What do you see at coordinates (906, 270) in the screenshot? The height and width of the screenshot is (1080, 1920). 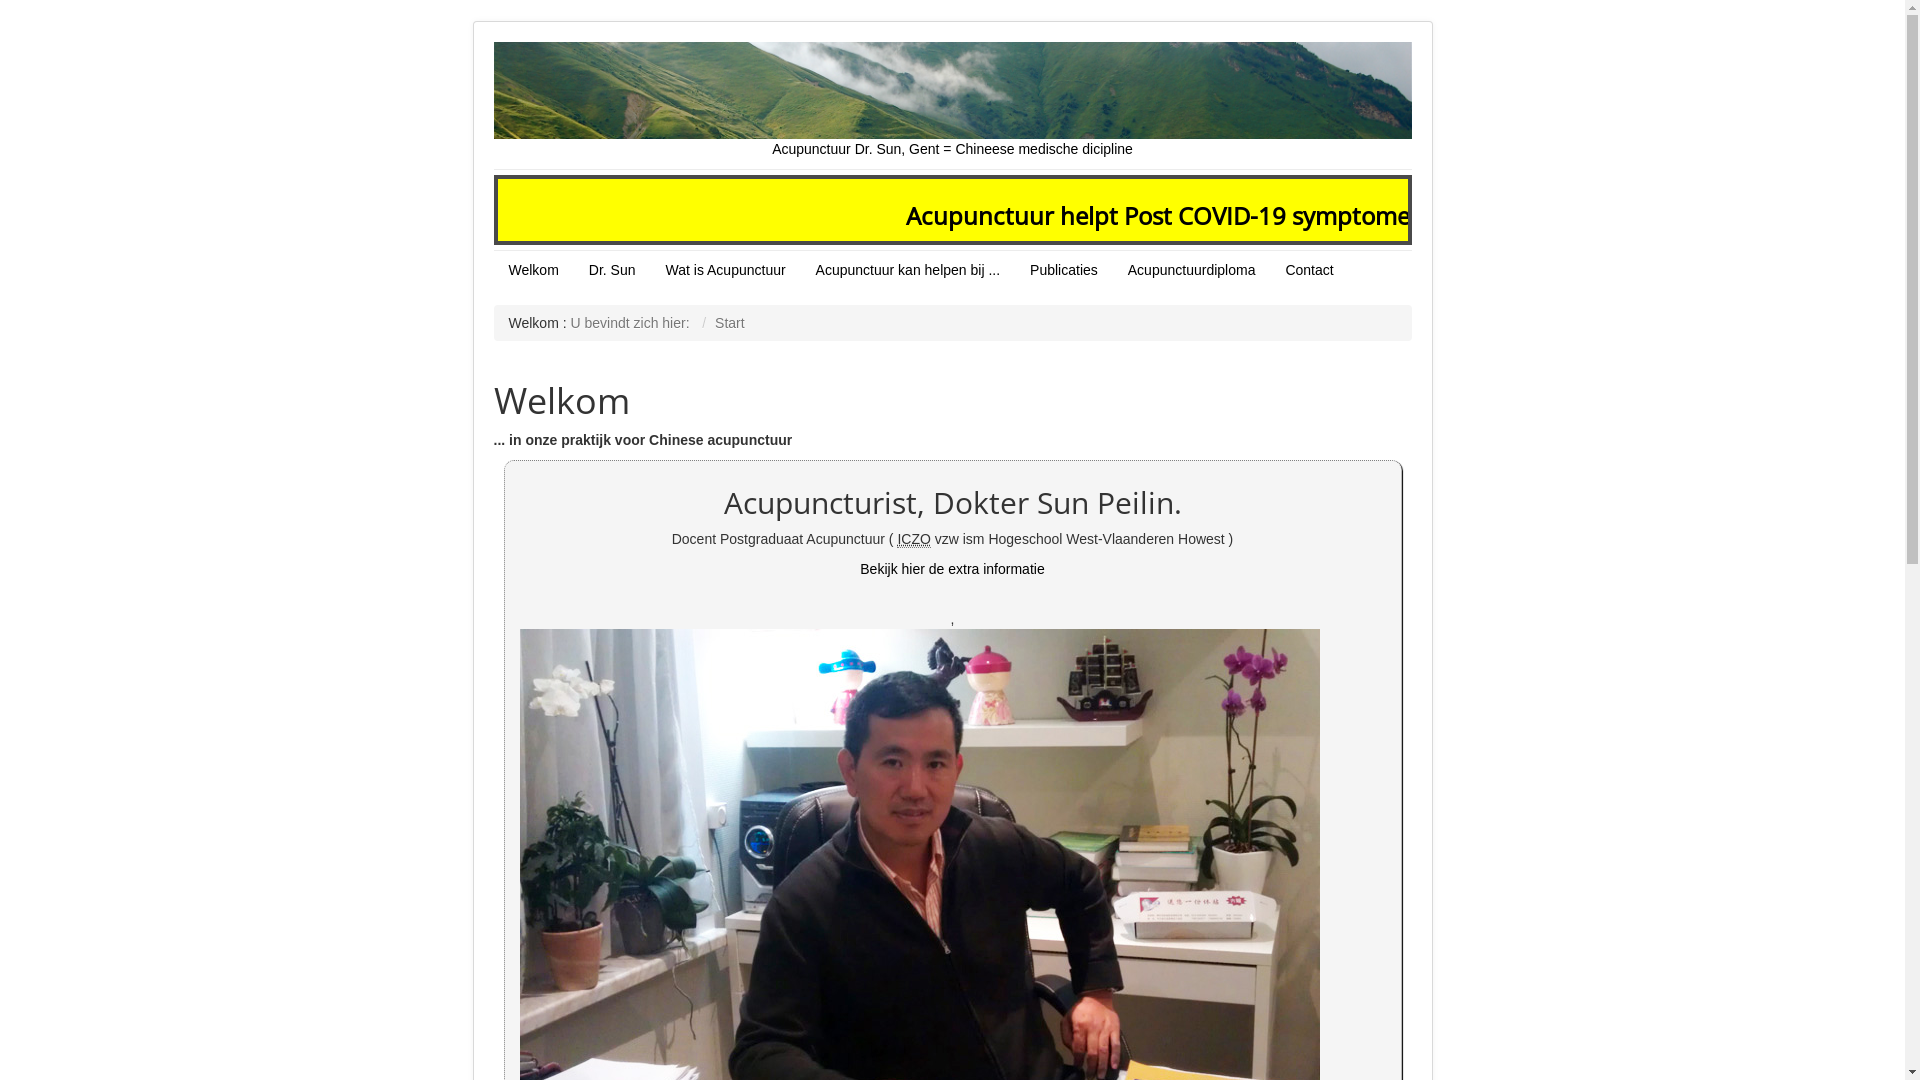 I see `'Acupunctuur kan helpen bij ...'` at bounding box center [906, 270].